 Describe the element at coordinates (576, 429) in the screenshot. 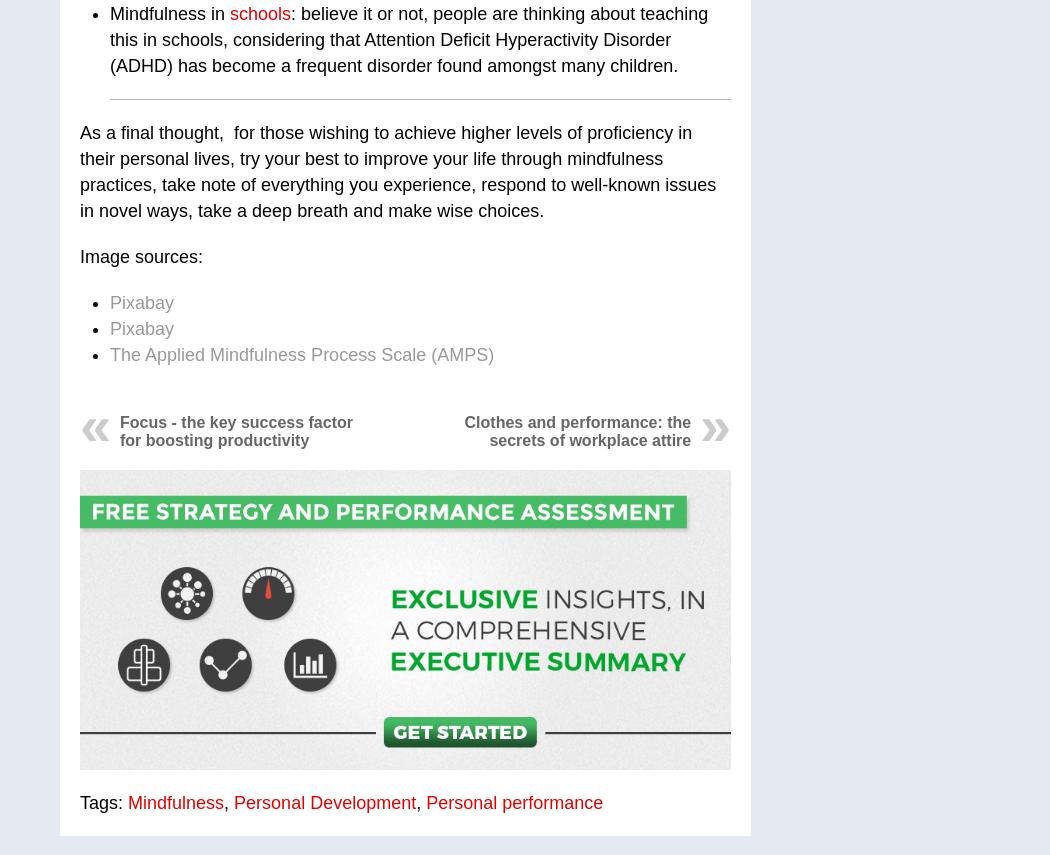

I see `'Clothes and performance: the secrets of workplace attire'` at that location.